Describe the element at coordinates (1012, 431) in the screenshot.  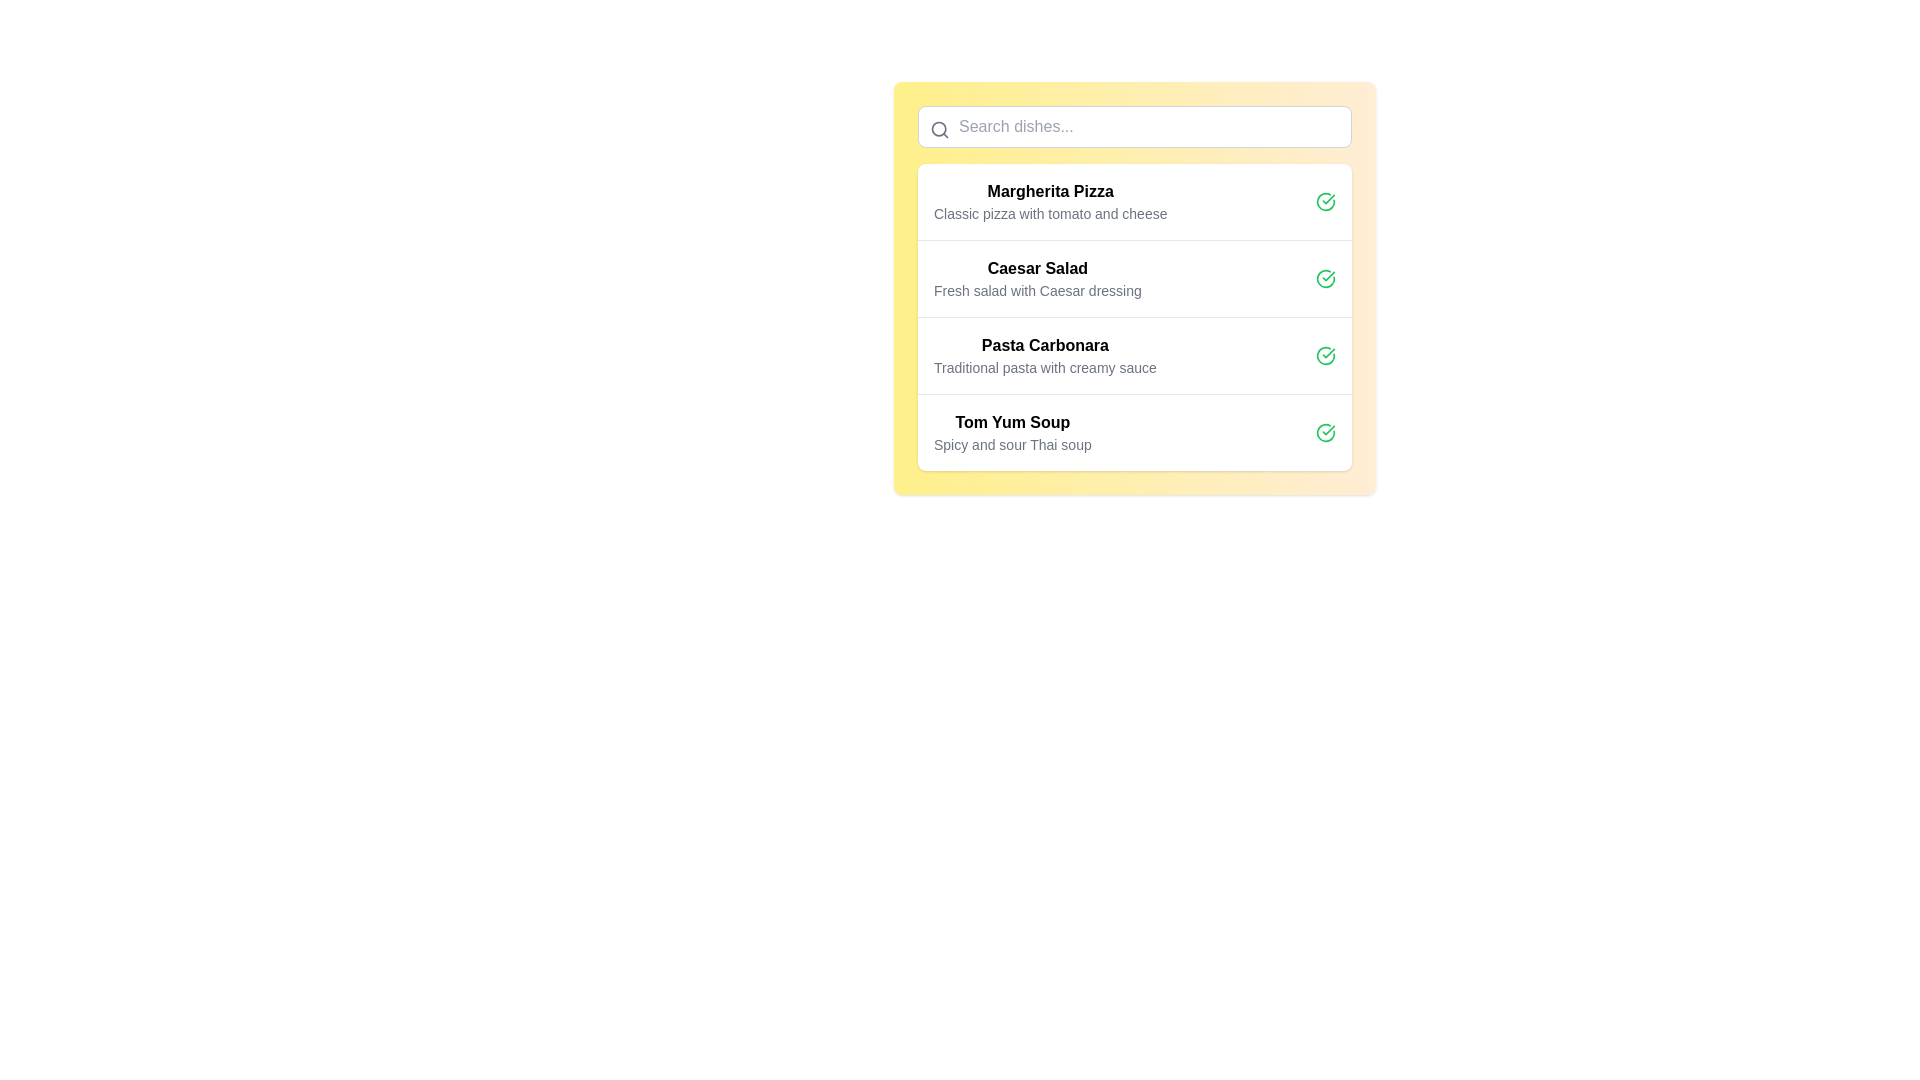
I see `the menu item labeled 'Tom Yum Soup', which is the fourth entry in the vertically arranged list of menu items, positioned below 'Pasta Carbonara'` at that location.